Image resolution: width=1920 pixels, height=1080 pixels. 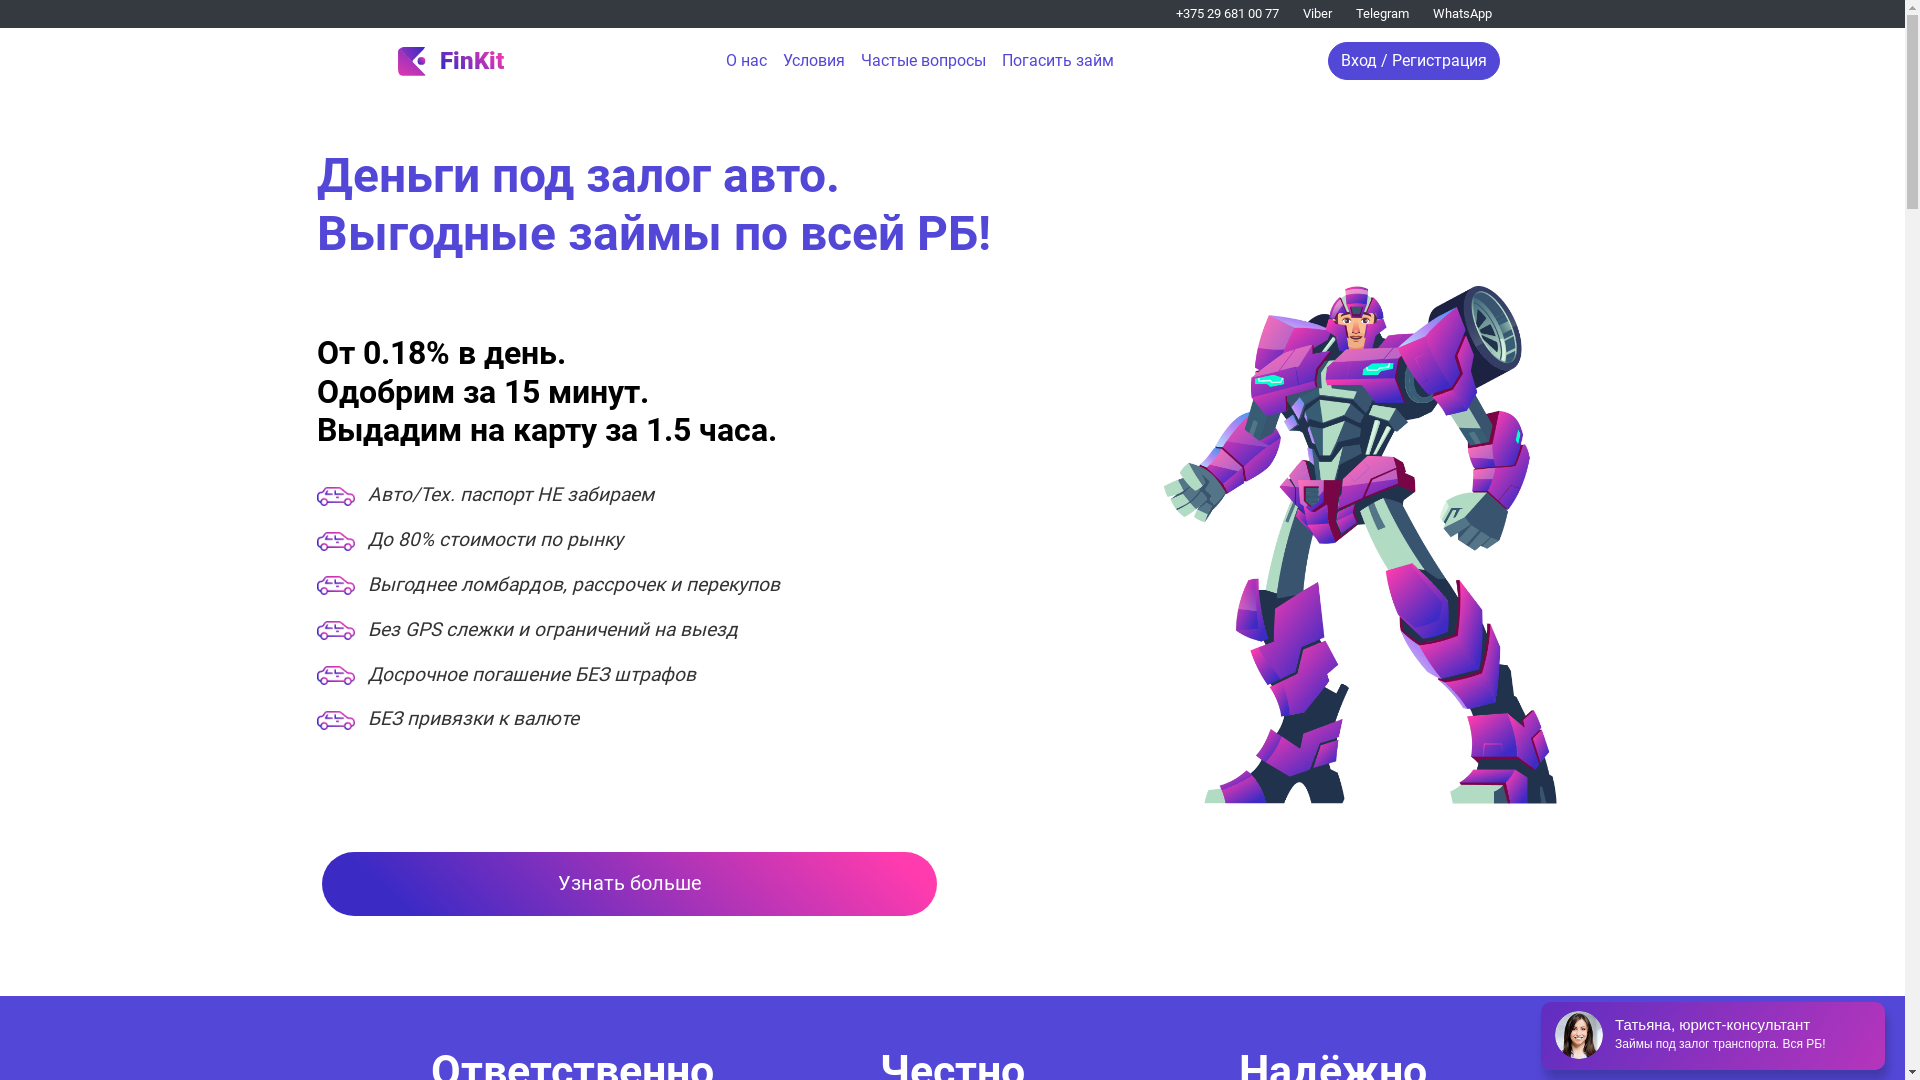 I want to click on 'Viber', so click(x=1276, y=14).